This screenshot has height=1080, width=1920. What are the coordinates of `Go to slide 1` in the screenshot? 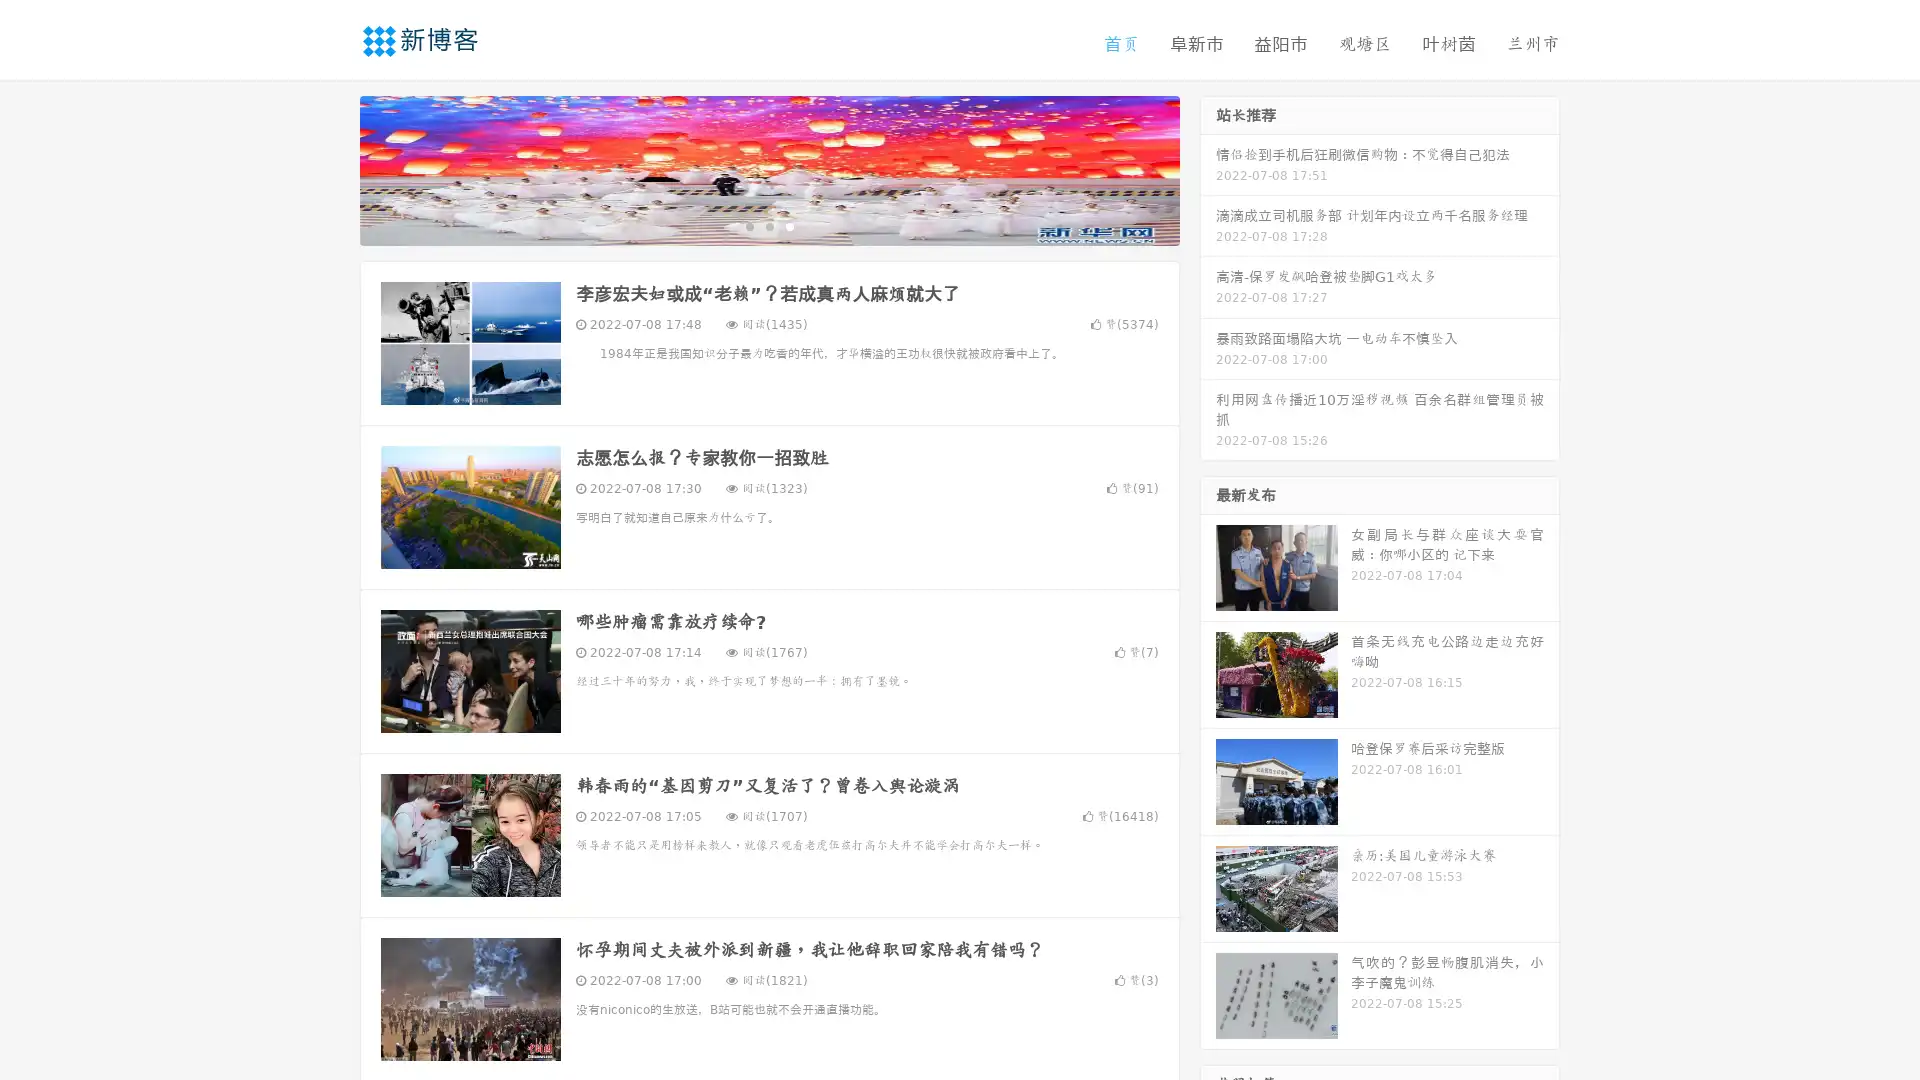 It's located at (748, 225).